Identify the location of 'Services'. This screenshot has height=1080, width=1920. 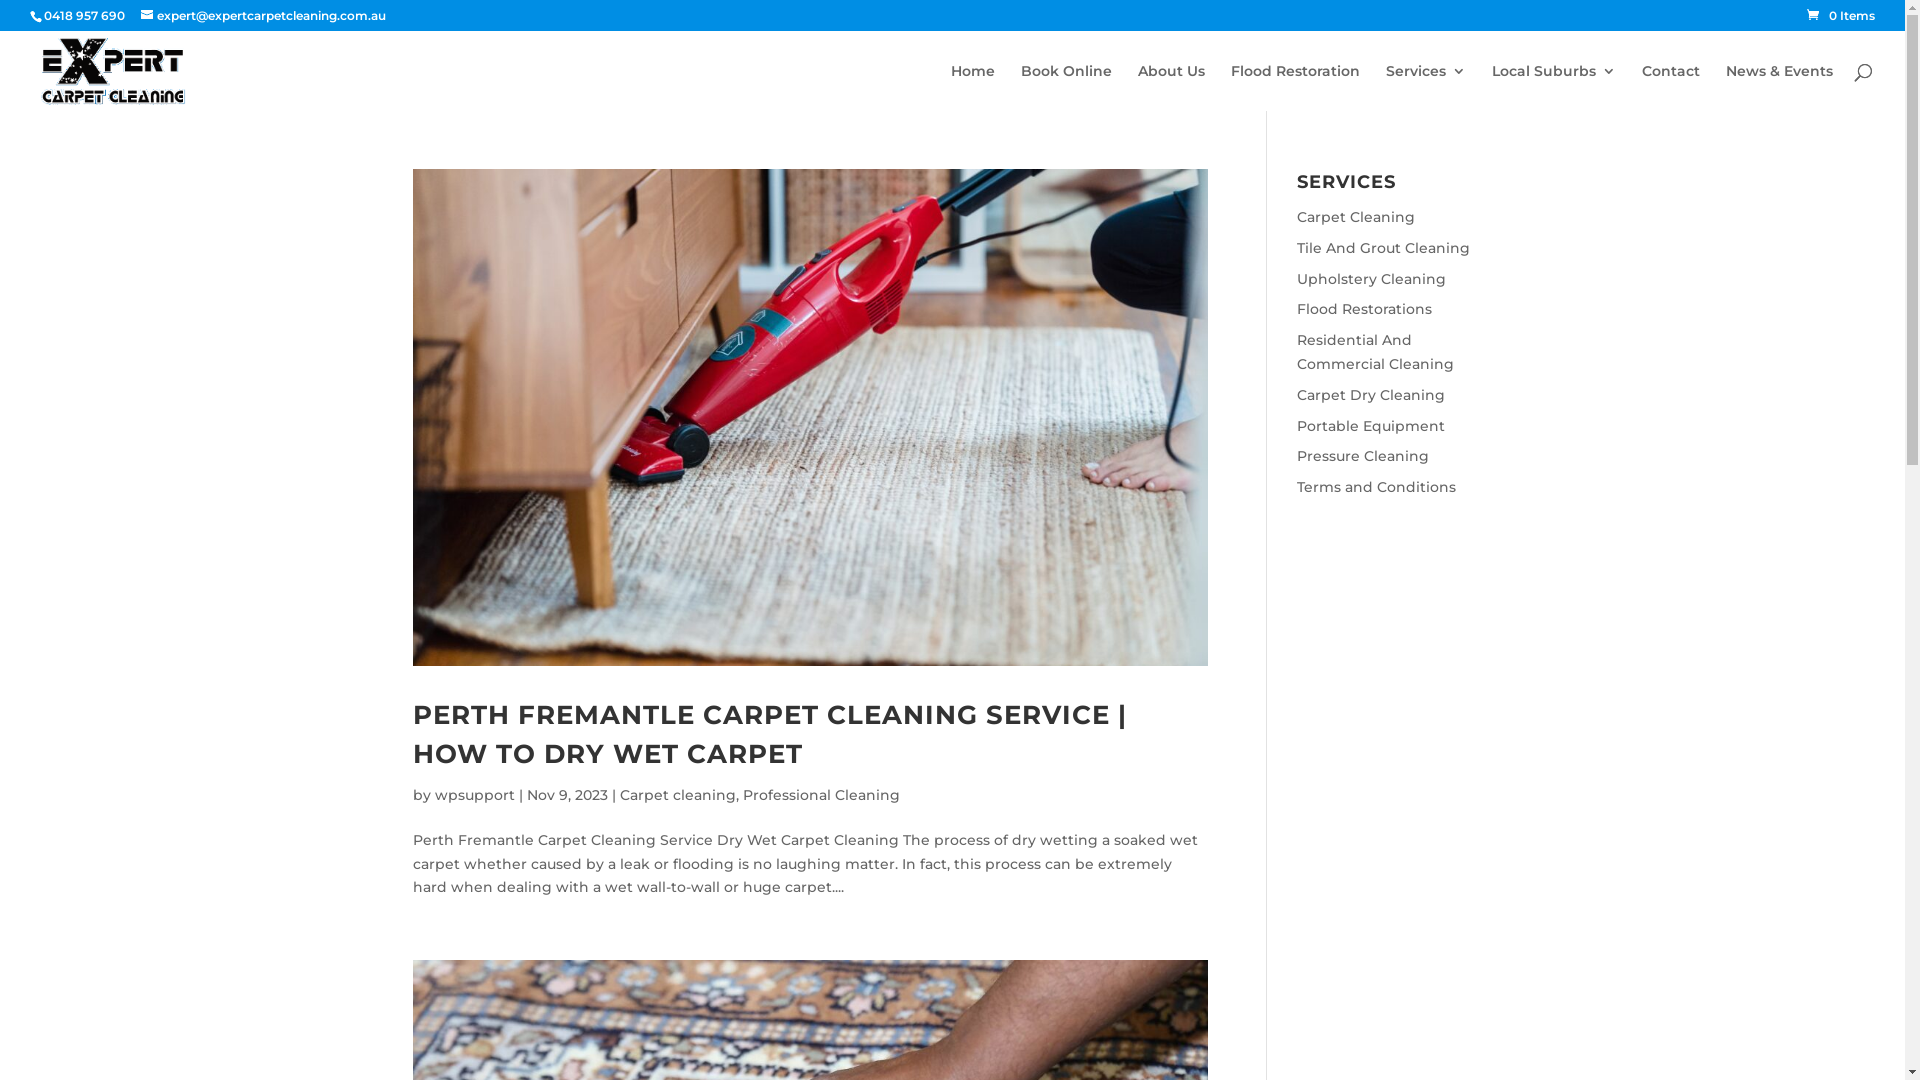
(1424, 86).